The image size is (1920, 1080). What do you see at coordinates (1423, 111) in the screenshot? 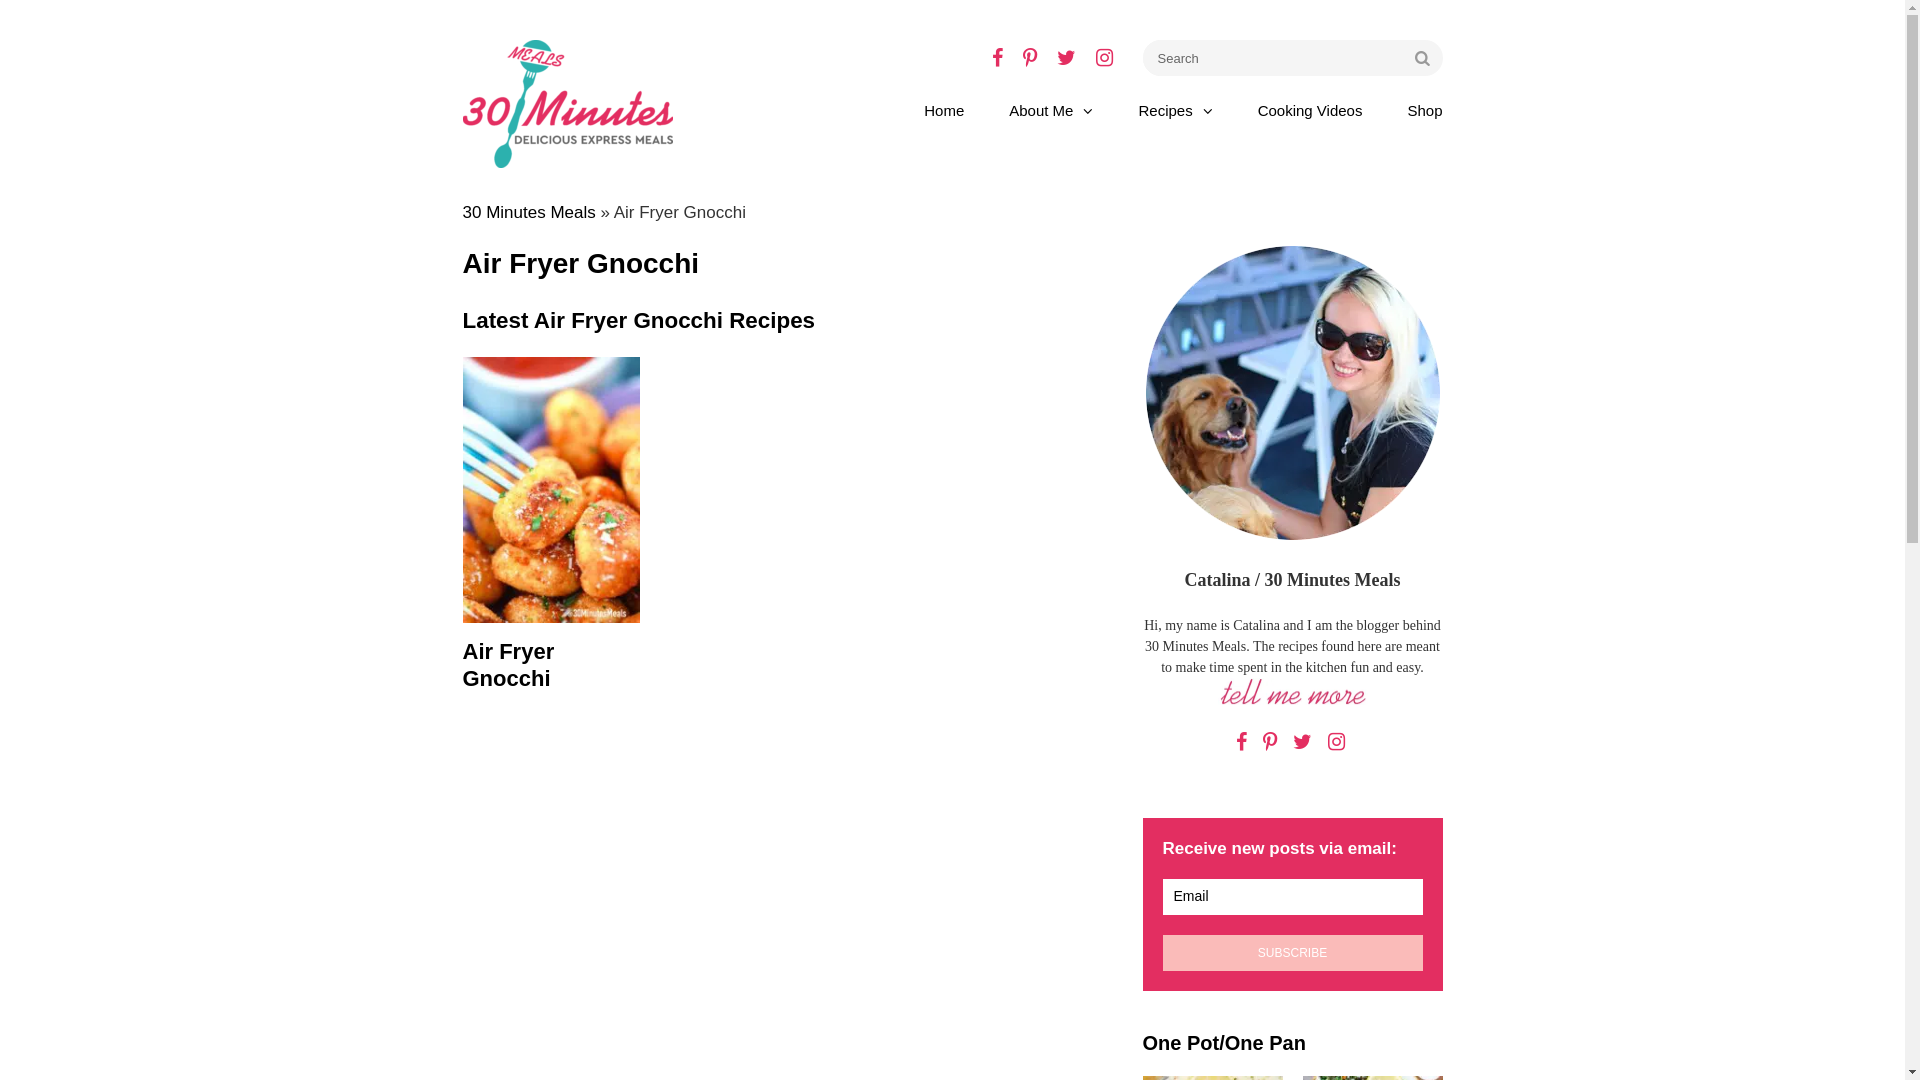
I see `'Shop'` at bounding box center [1423, 111].